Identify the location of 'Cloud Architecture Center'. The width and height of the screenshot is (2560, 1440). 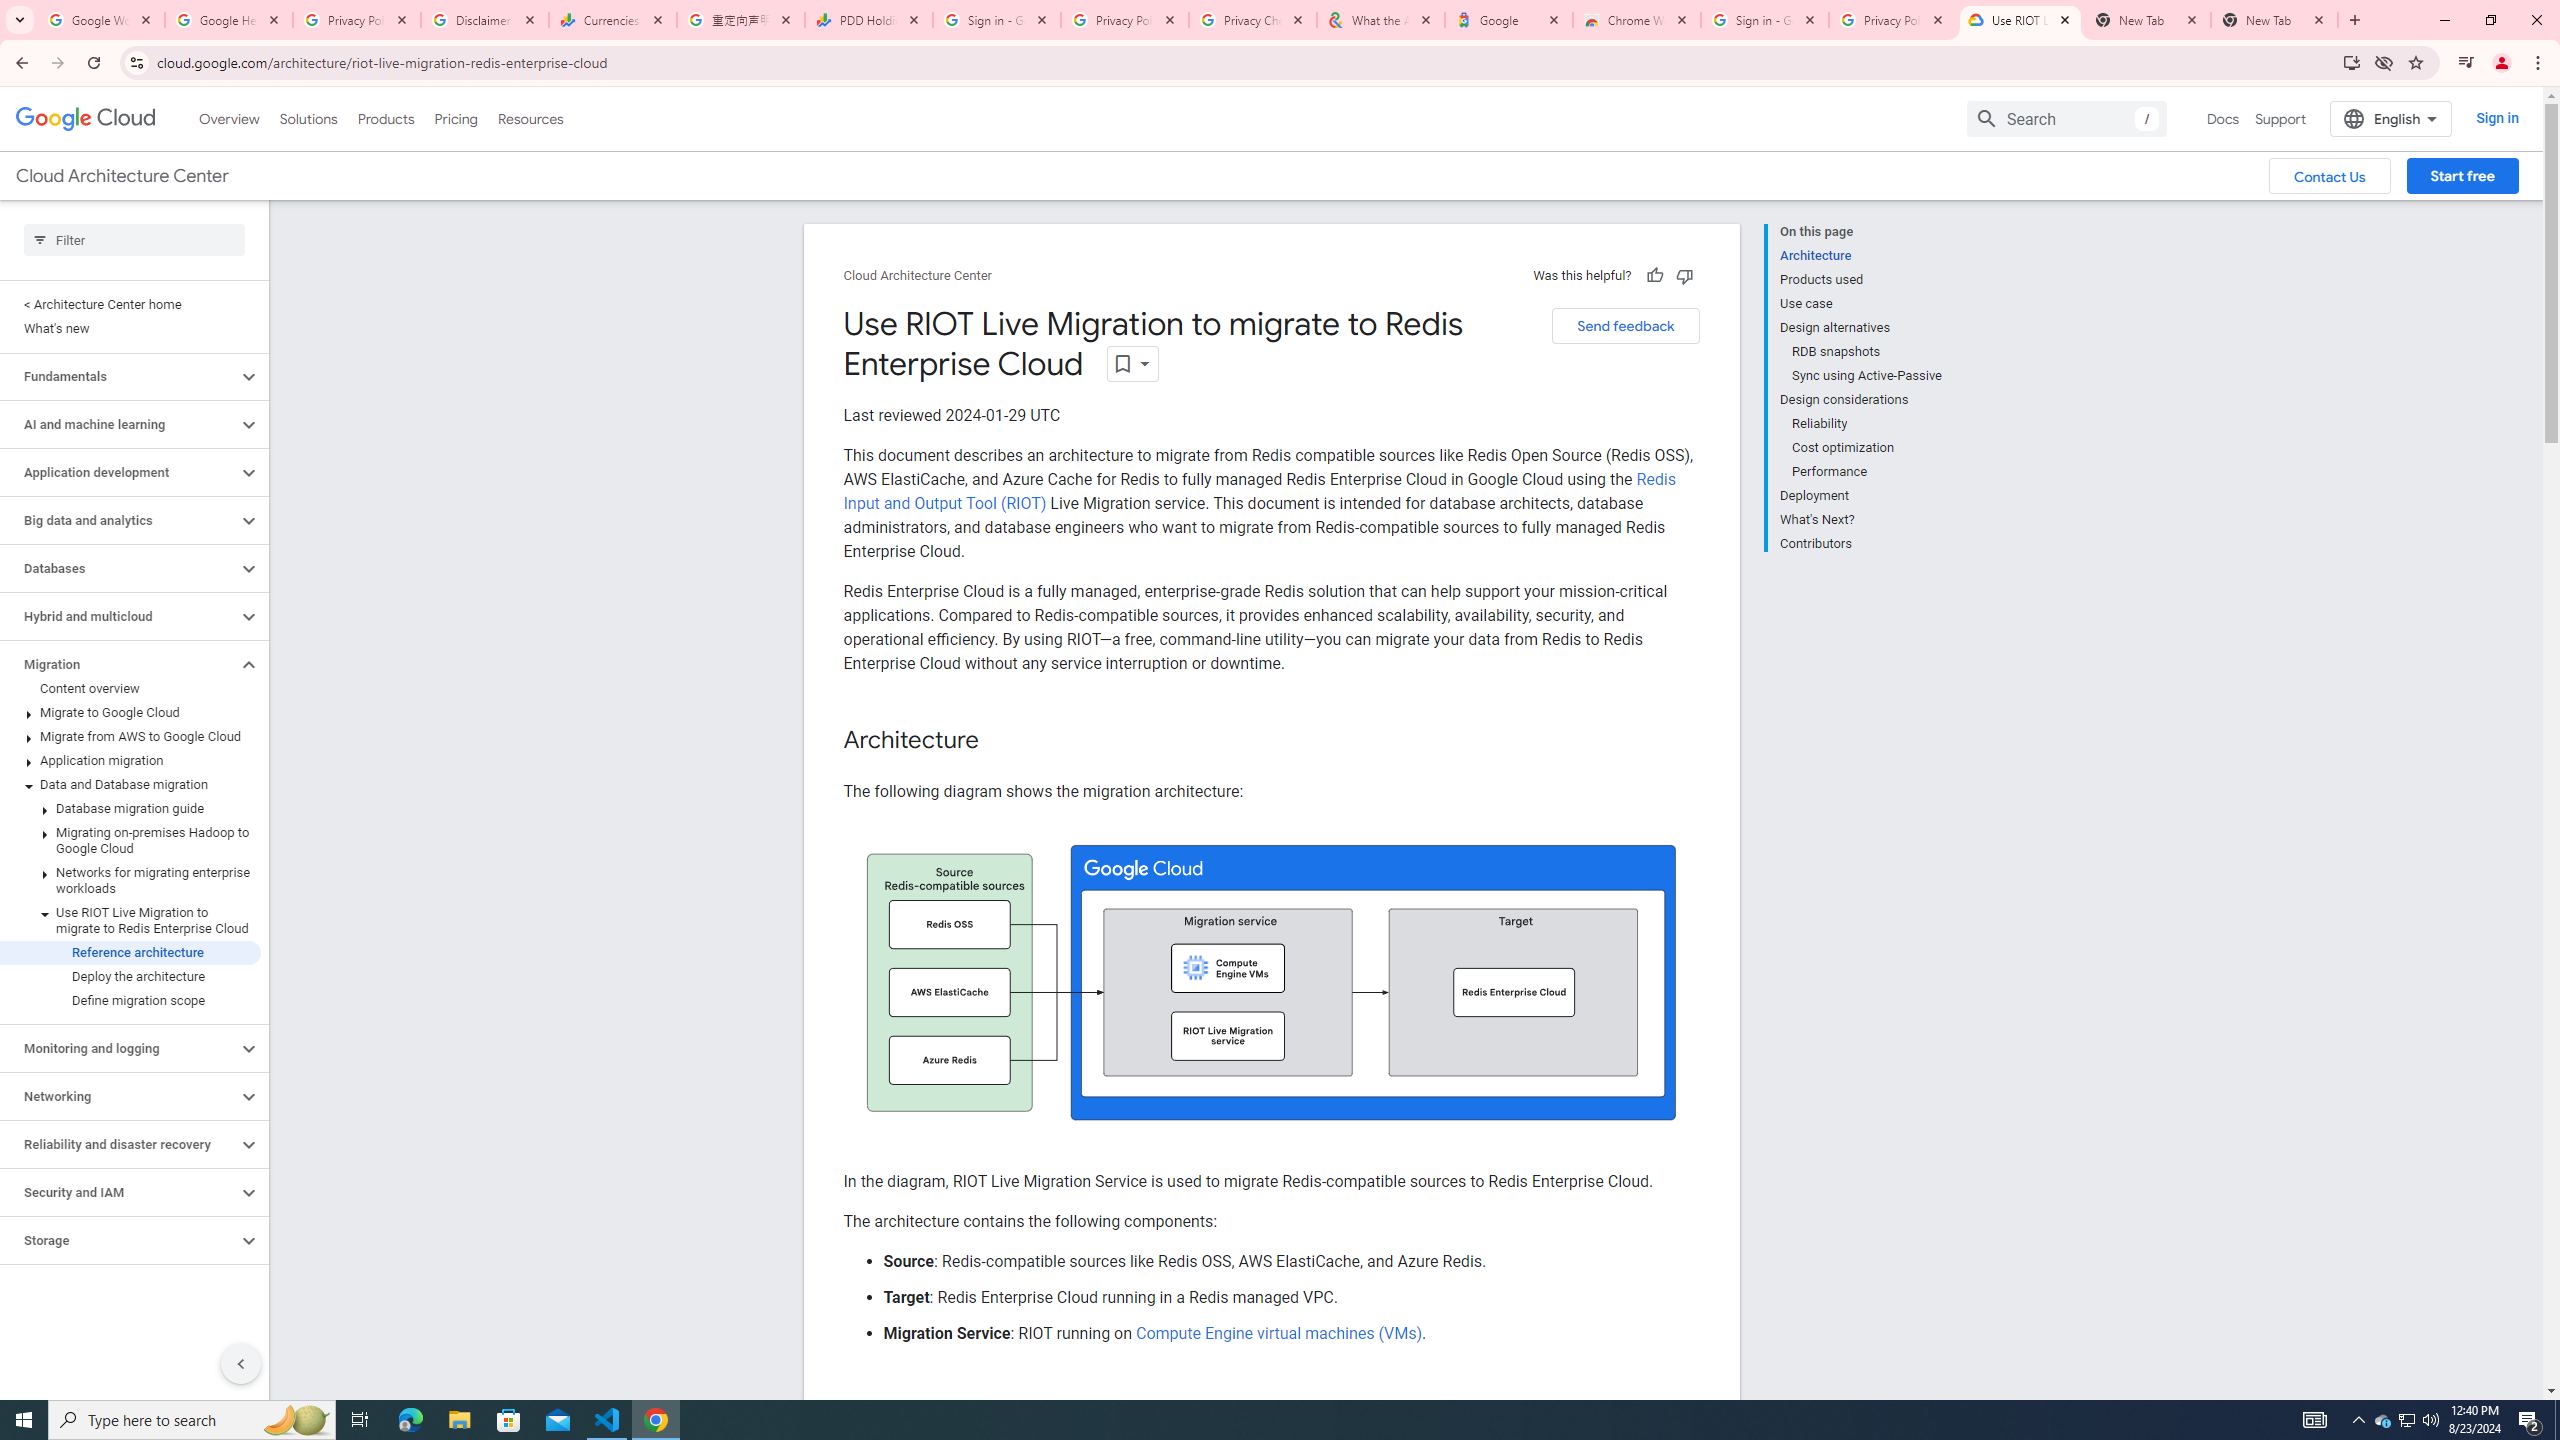
(917, 275).